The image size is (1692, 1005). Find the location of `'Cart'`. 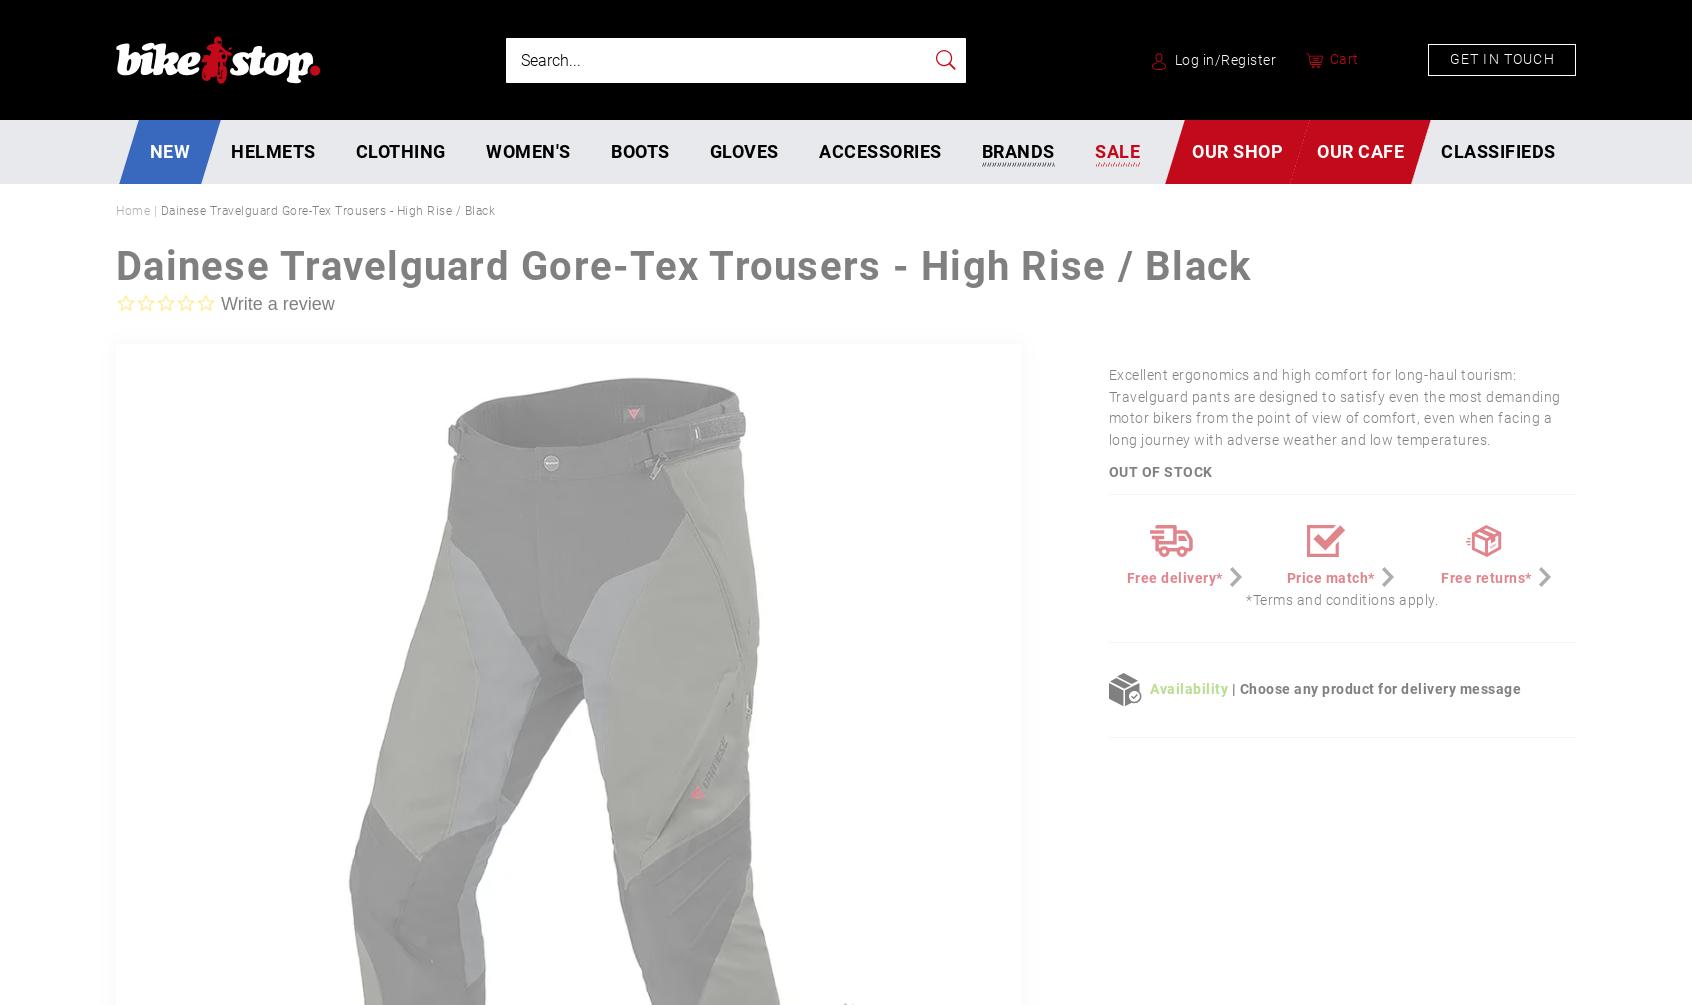

'Cart' is located at coordinates (1328, 58).